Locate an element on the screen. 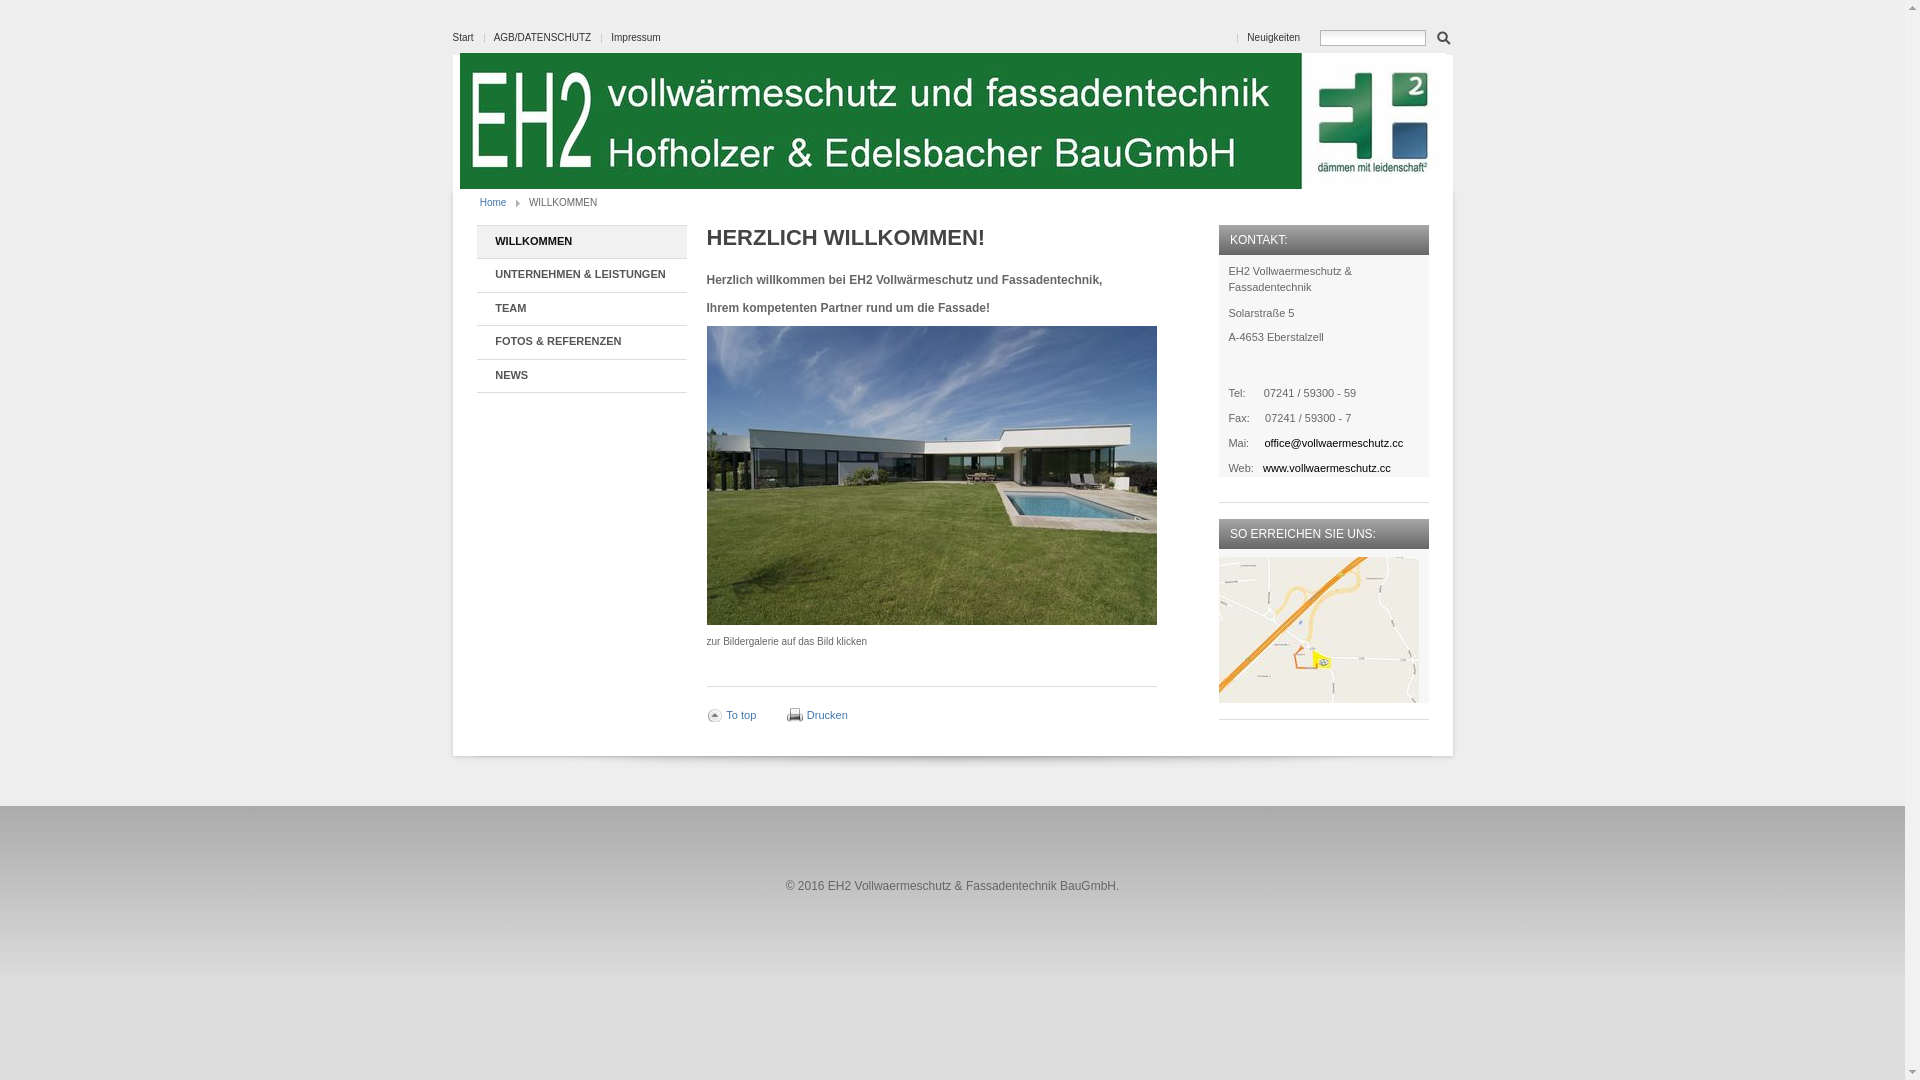 The width and height of the screenshot is (1920, 1080). 'zur Bildergalerie auf das Bild klicken' is located at coordinates (930, 475).